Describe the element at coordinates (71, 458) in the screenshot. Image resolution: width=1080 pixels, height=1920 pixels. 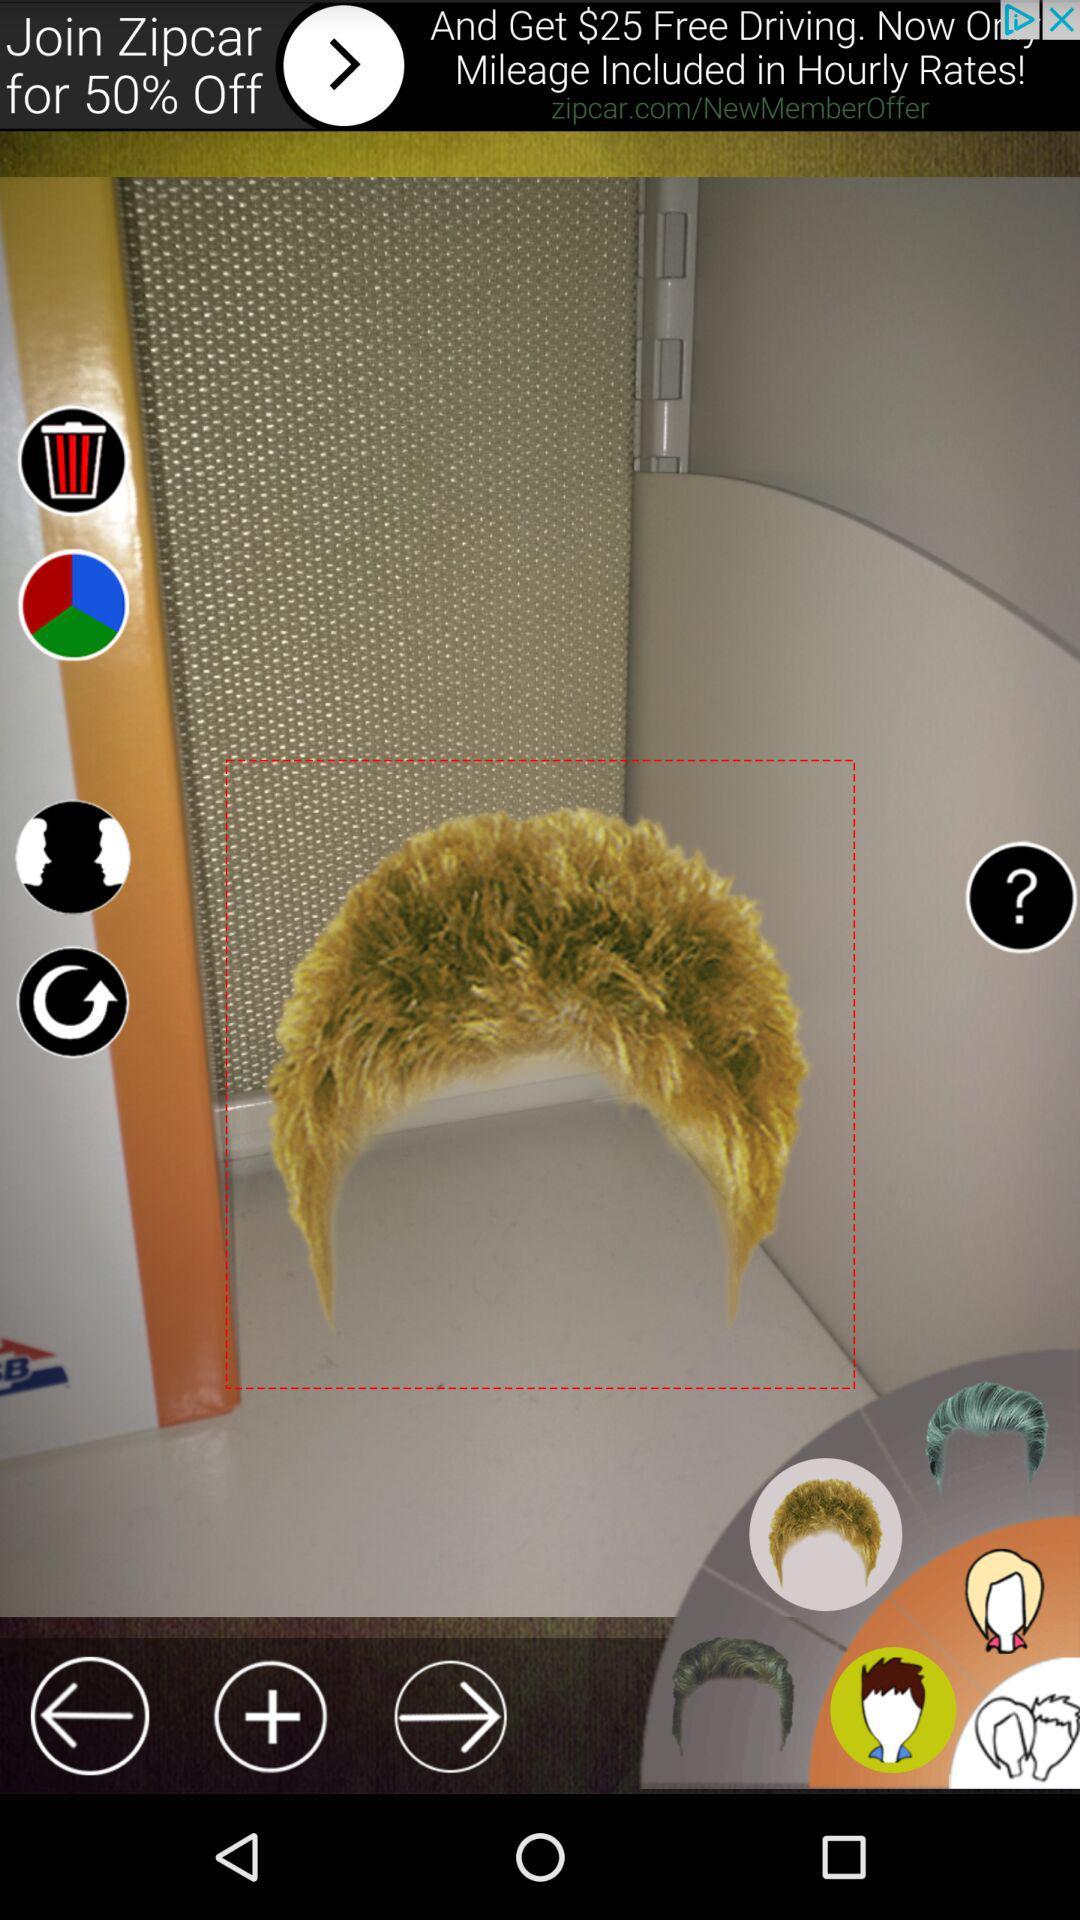
I see `delete element` at that location.